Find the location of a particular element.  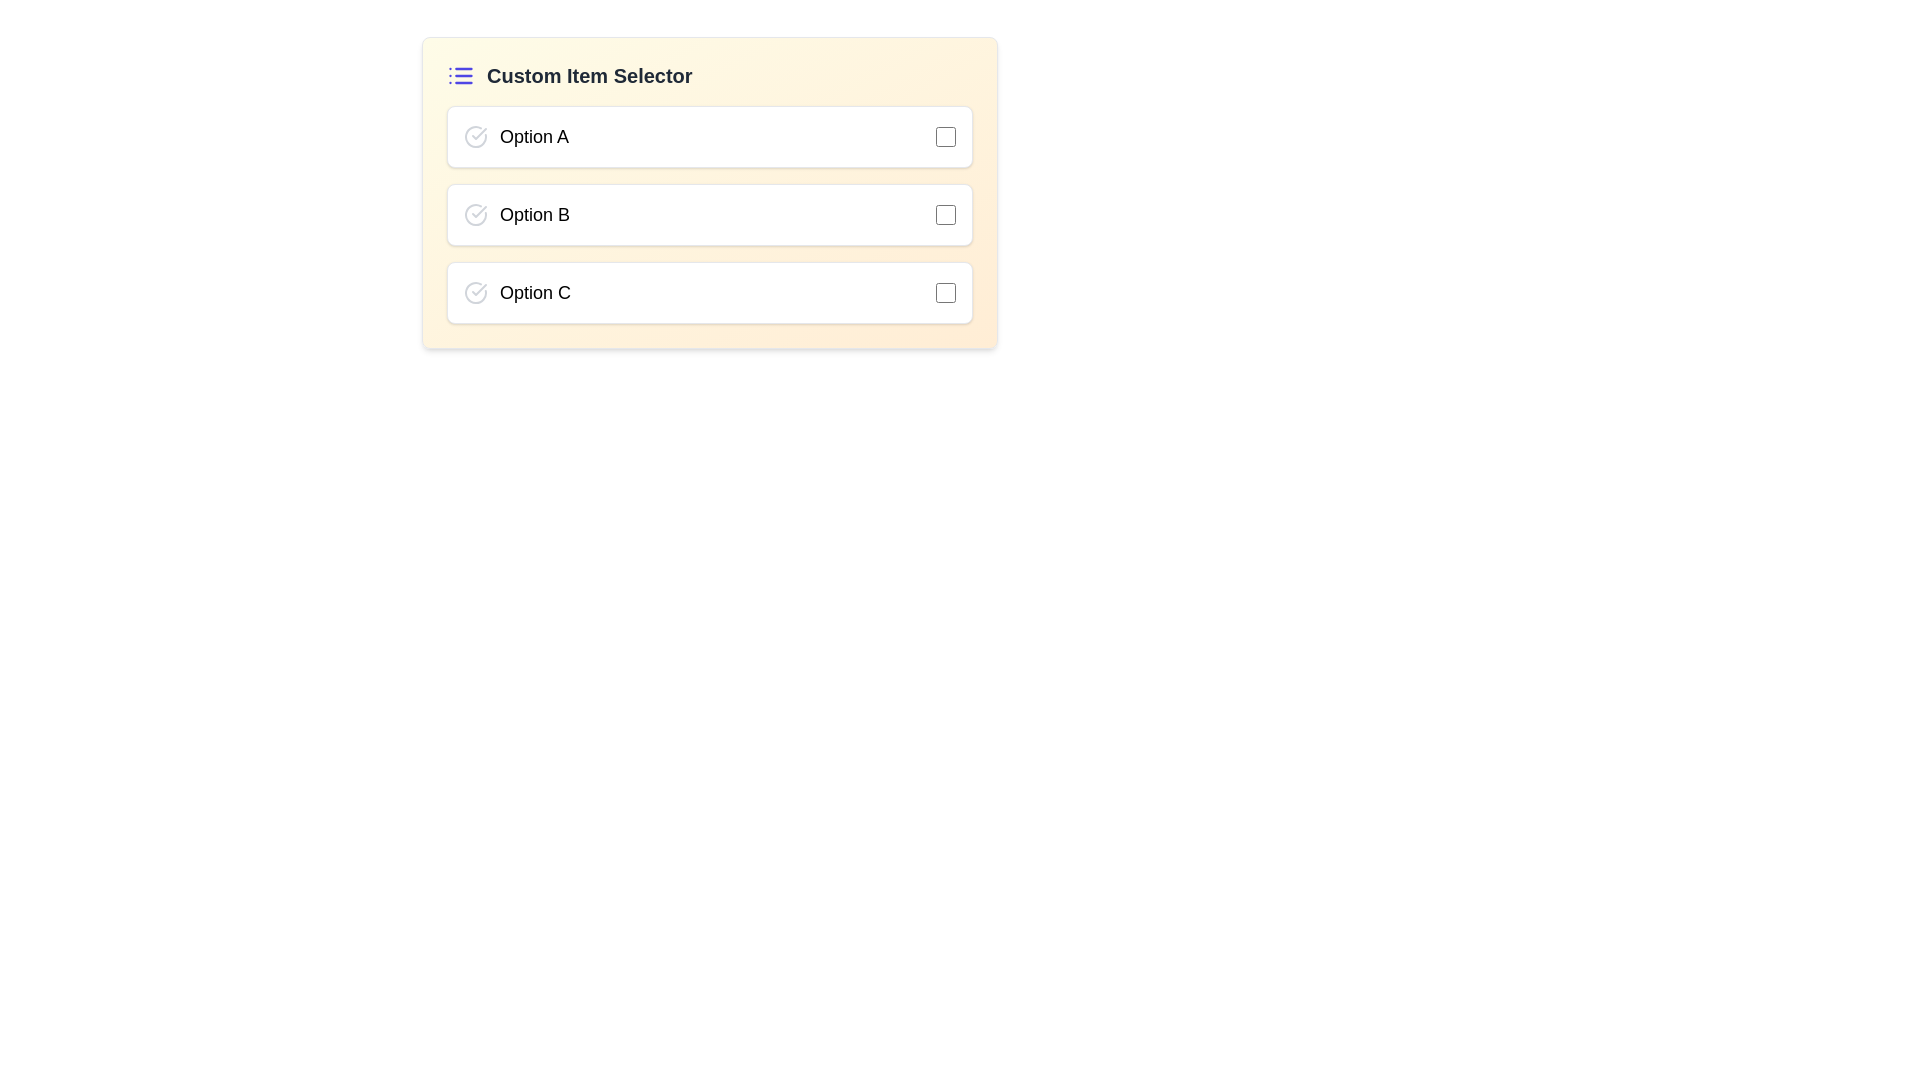

the circular icon with a checkmark that is located beside the text 'Option C' in the 'Custom Item Selector' list is located at coordinates (474, 293).